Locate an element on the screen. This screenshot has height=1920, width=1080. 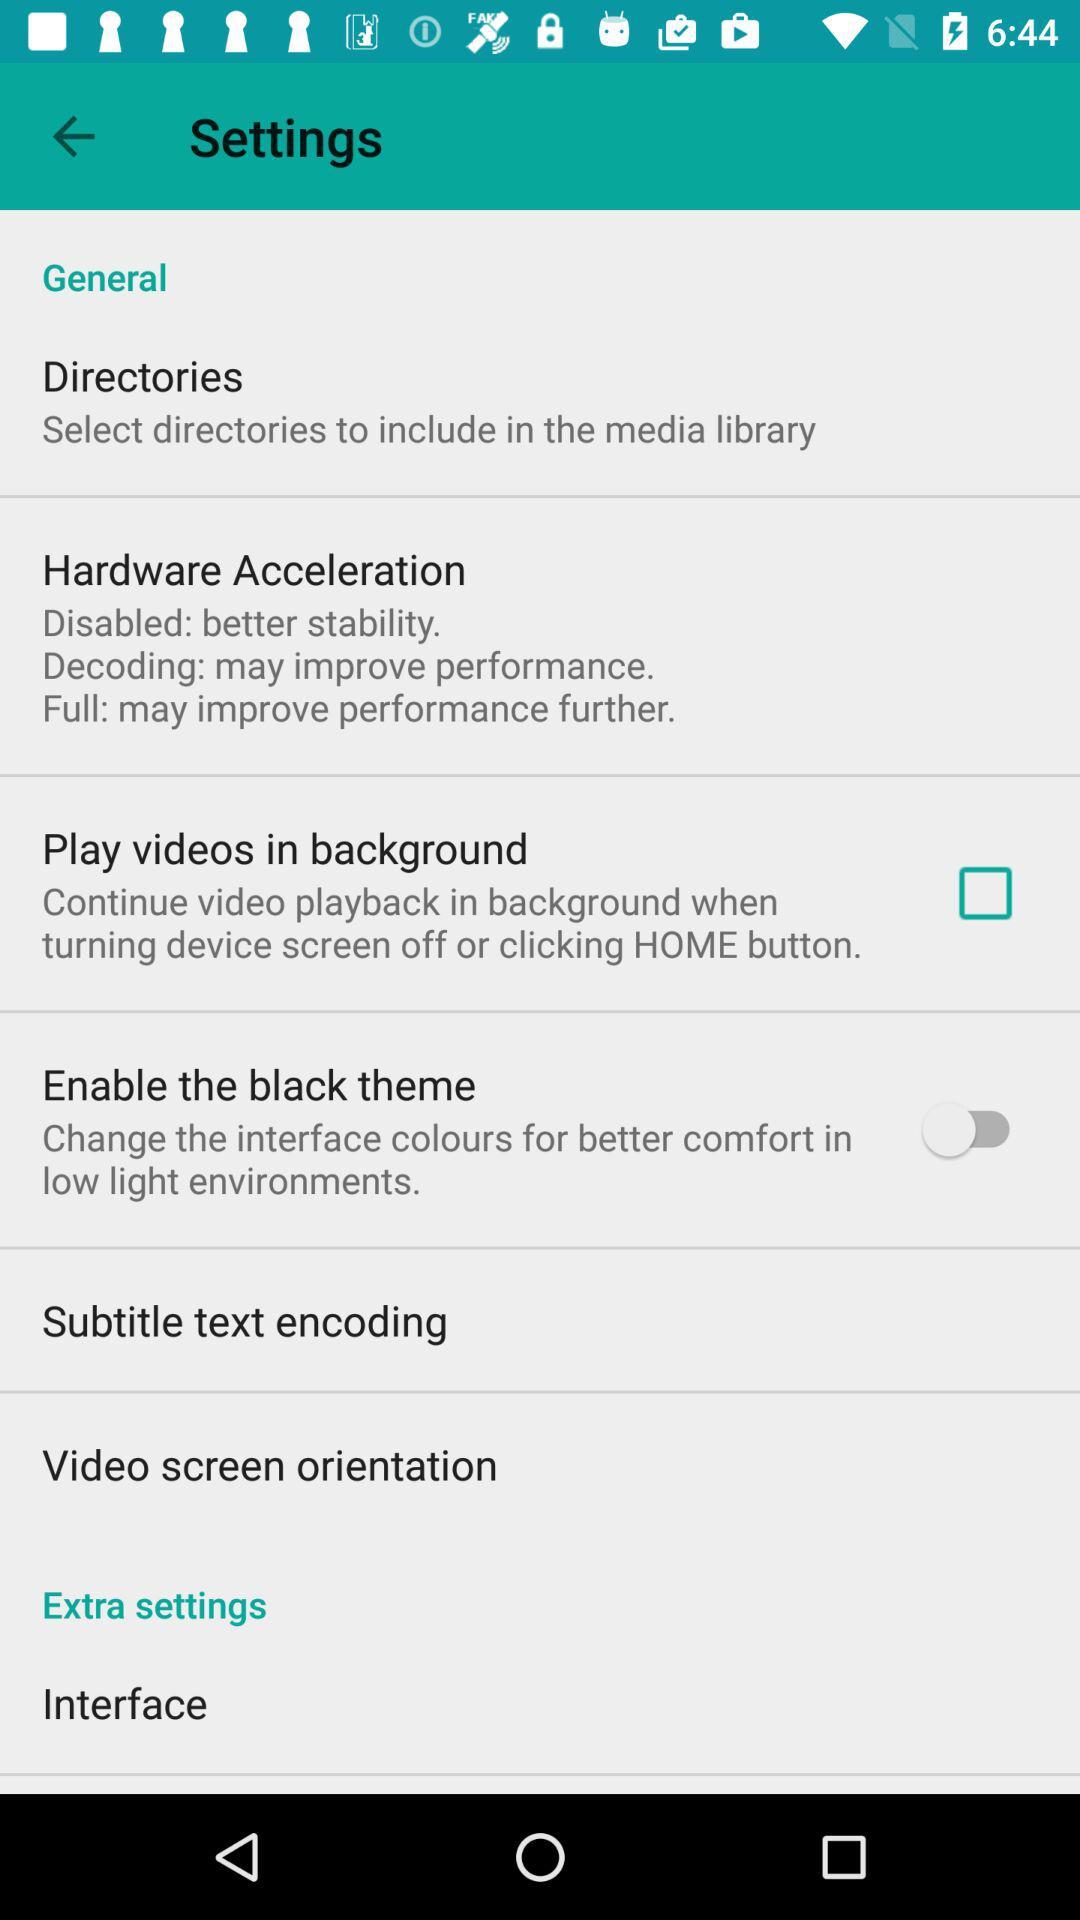
app above general item is located at coordinates (72, 135).